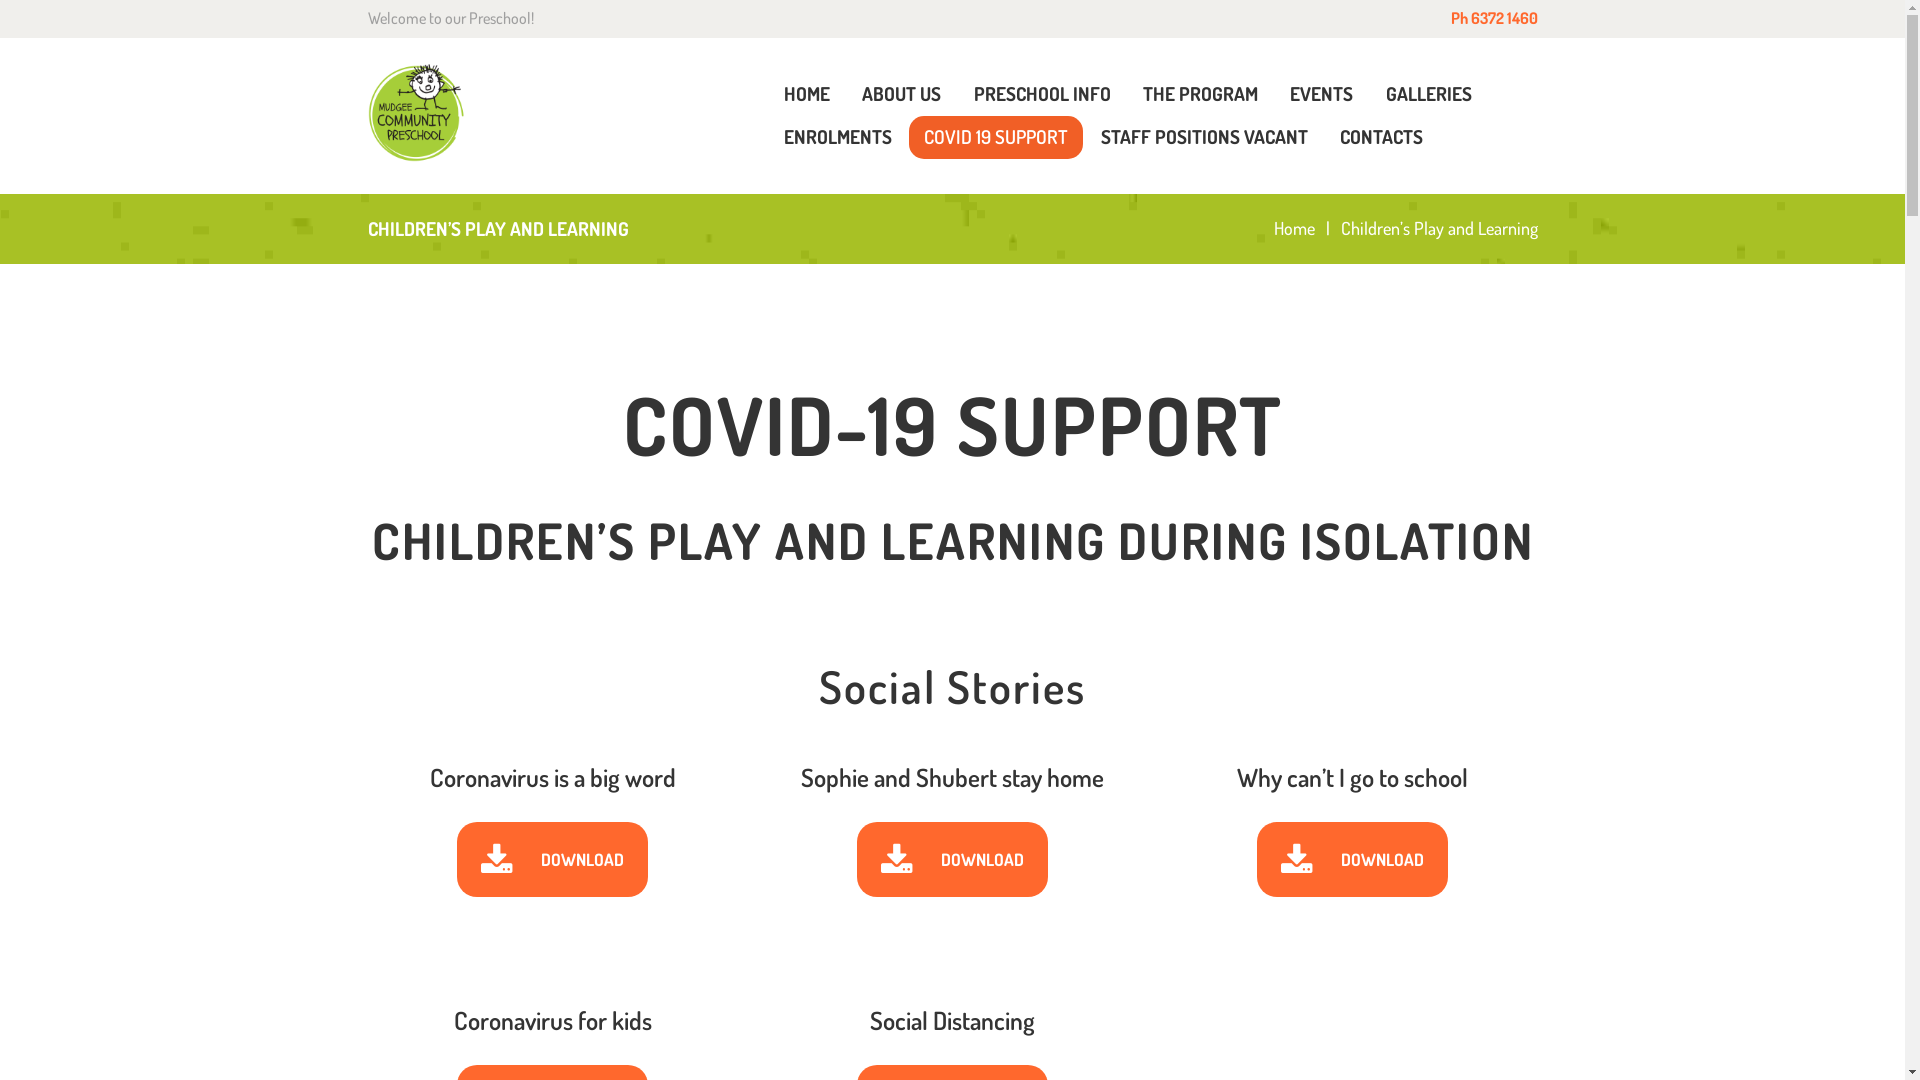 This screenshot has width=1920, height=1080. What do you see at coordinates (951, 859) in the screenshot?
I see `'DOWNLOAD'` at bounding box center [951, 859].